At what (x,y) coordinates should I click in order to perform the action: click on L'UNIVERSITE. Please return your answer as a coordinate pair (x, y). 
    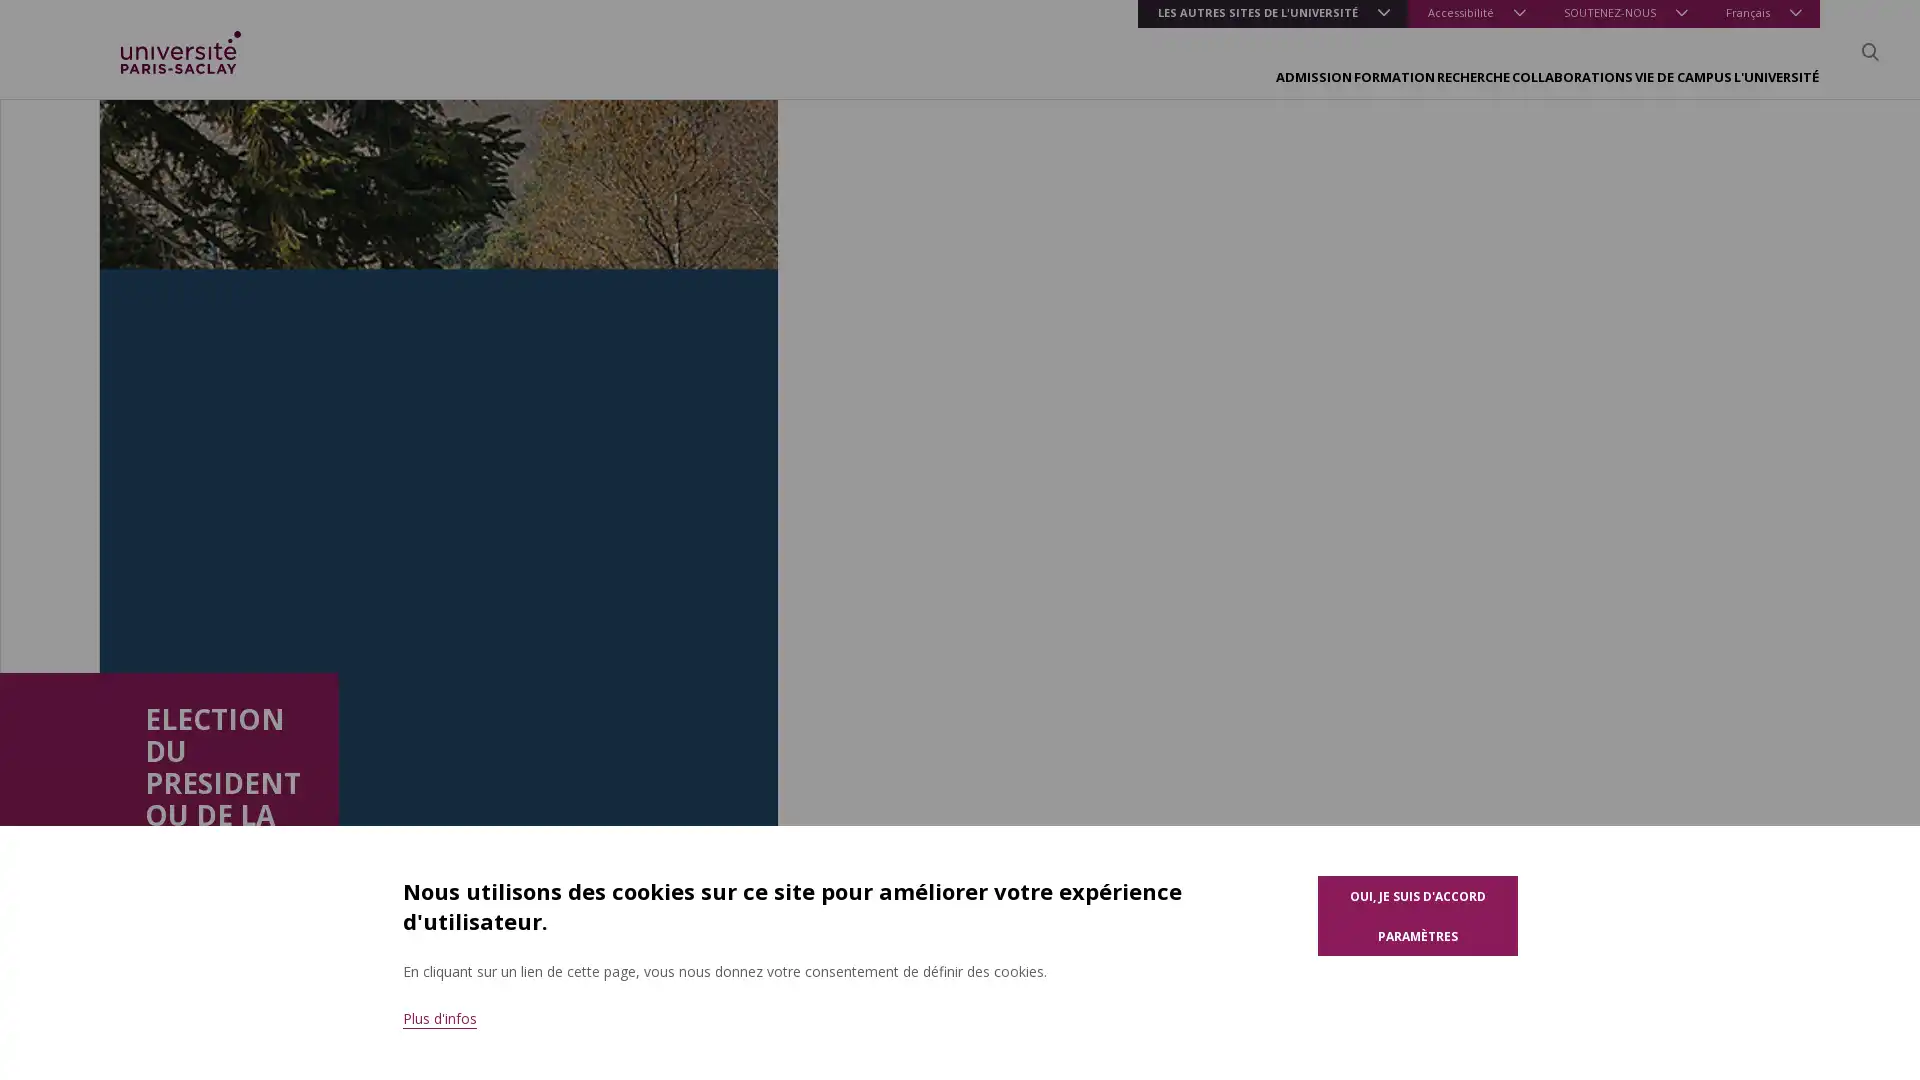
    Looking at the image, I should click on (1746, 68).